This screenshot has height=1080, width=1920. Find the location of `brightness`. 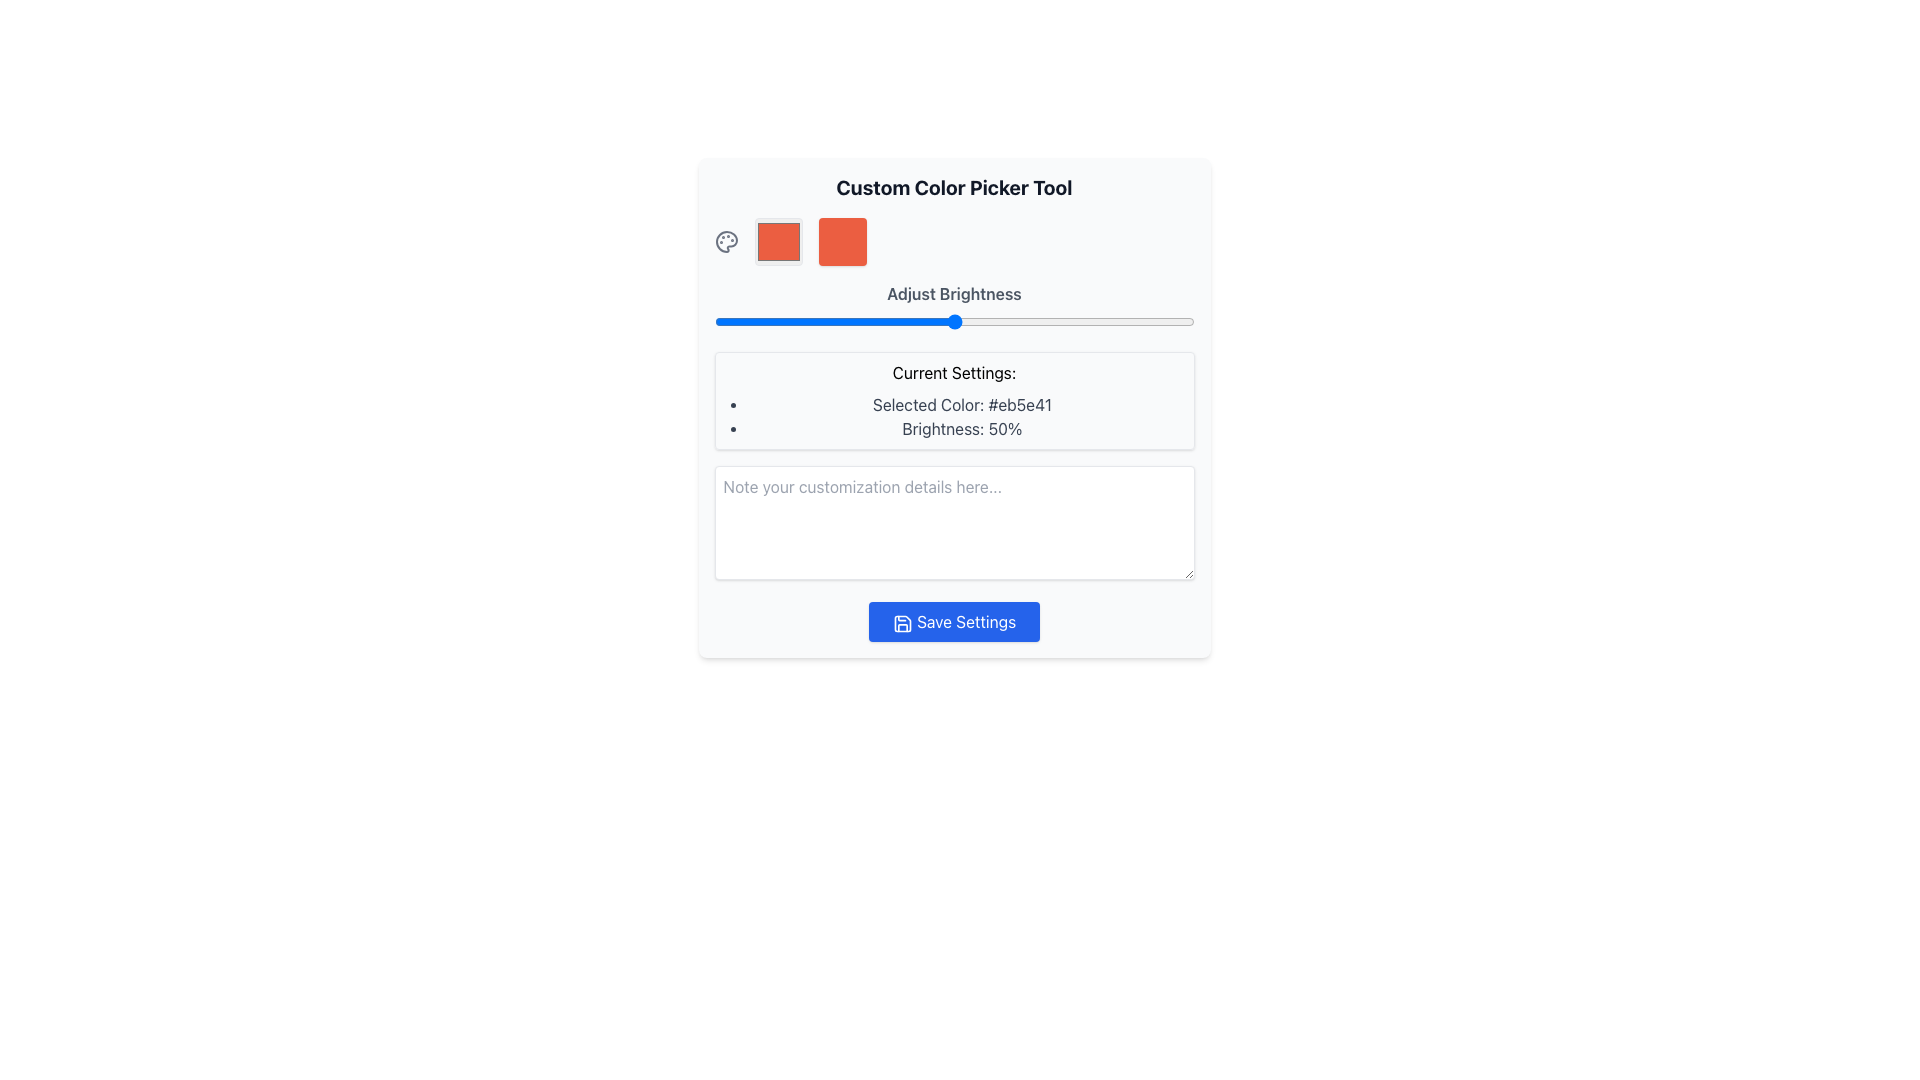

brightness is located at coordinates (761, 320).